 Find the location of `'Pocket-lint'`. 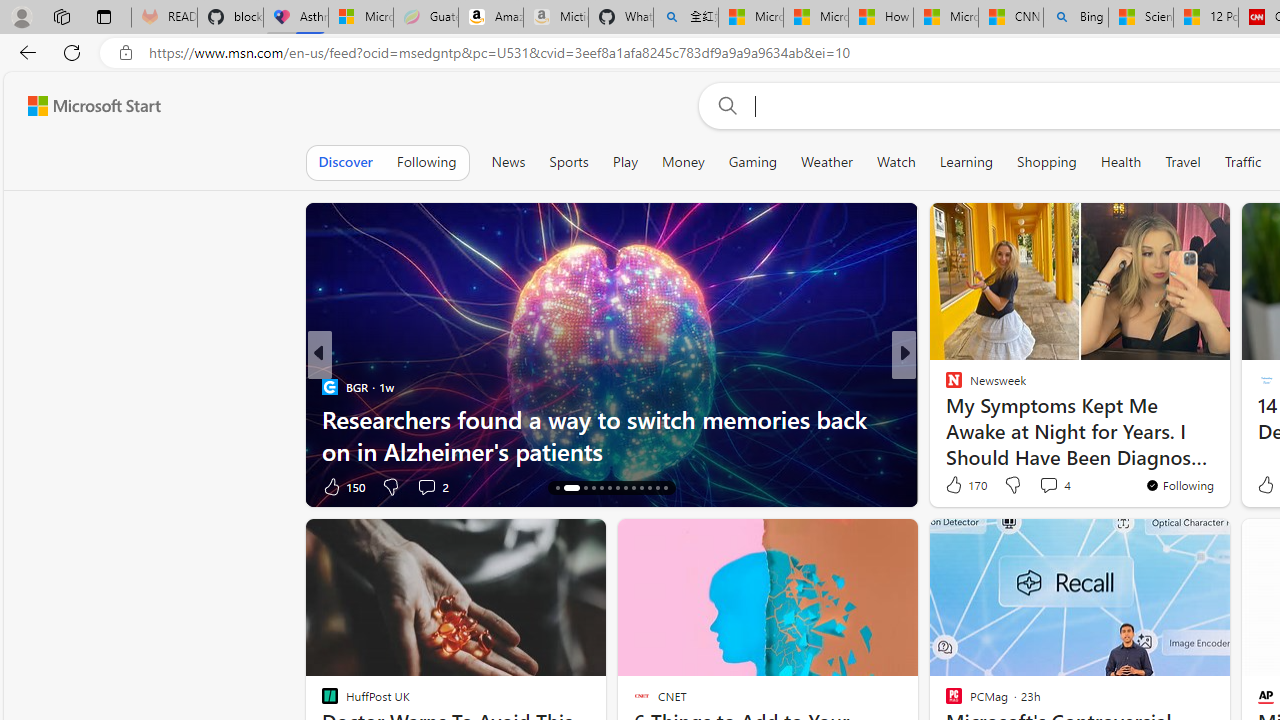

'Pocket-lint' is located at coordinates (944, 418).